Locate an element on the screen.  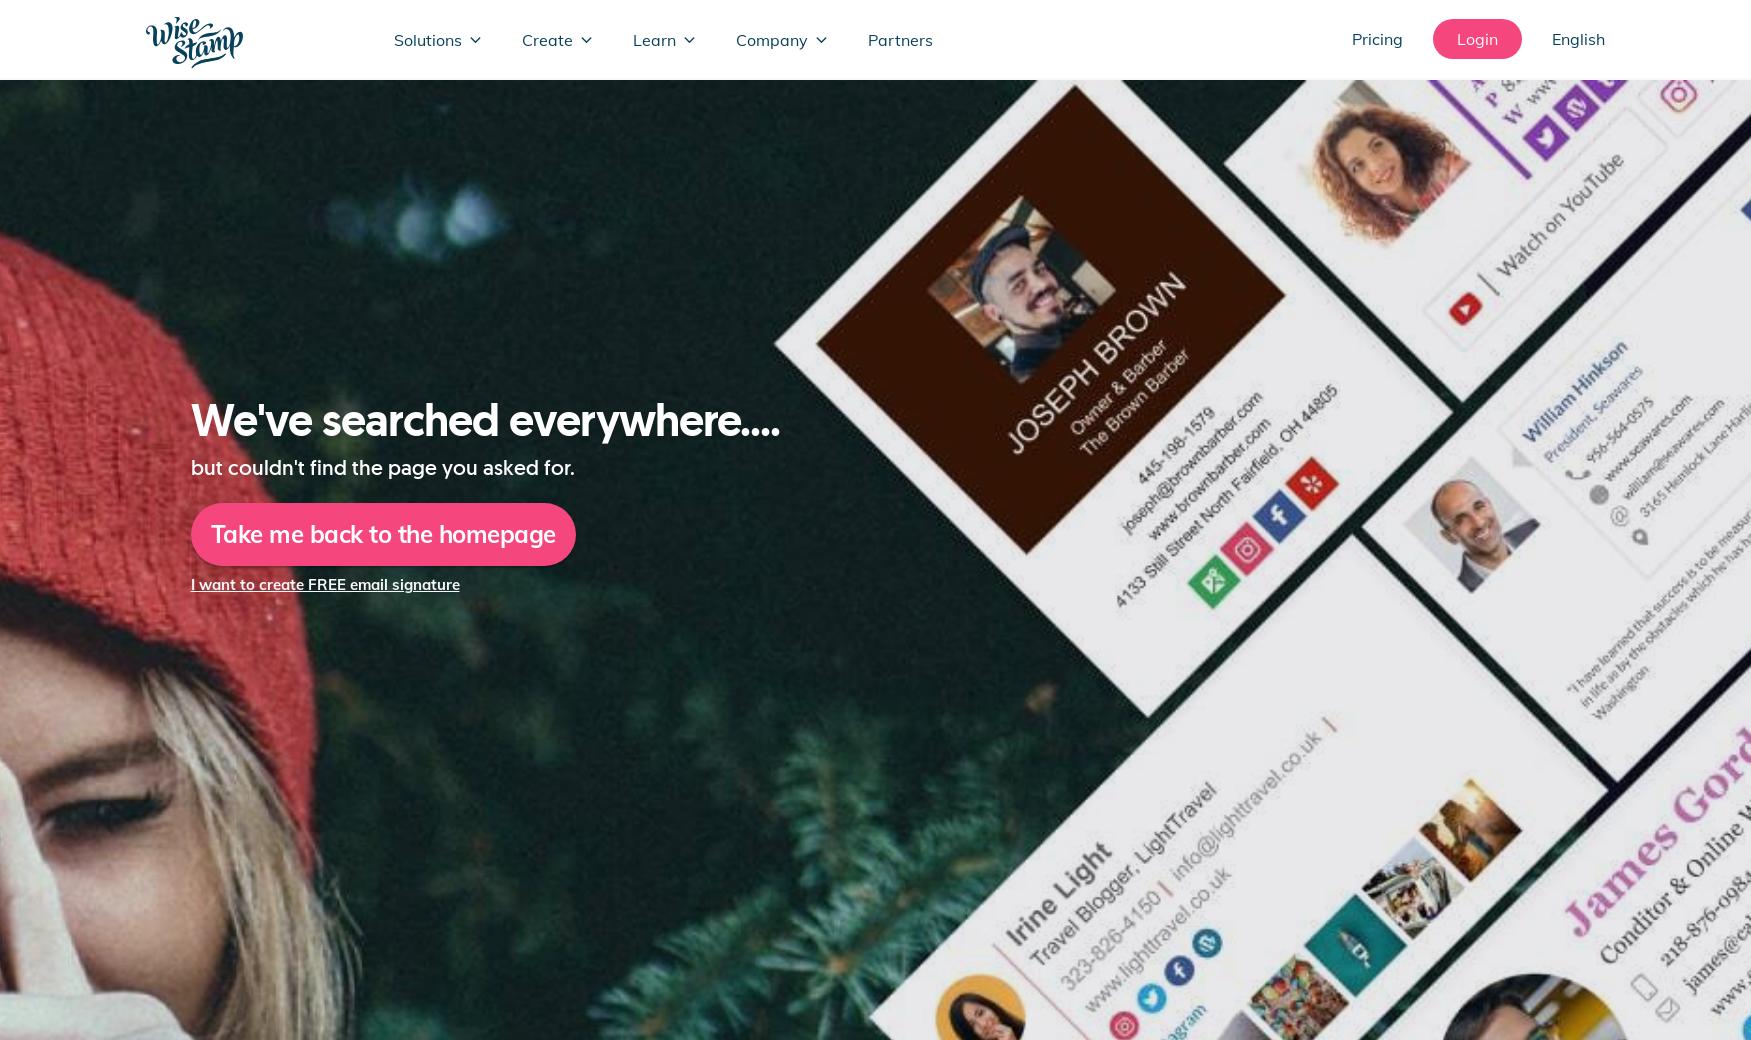
'but couldn't find the page you asked for.' is located at coordinates (381, 466).